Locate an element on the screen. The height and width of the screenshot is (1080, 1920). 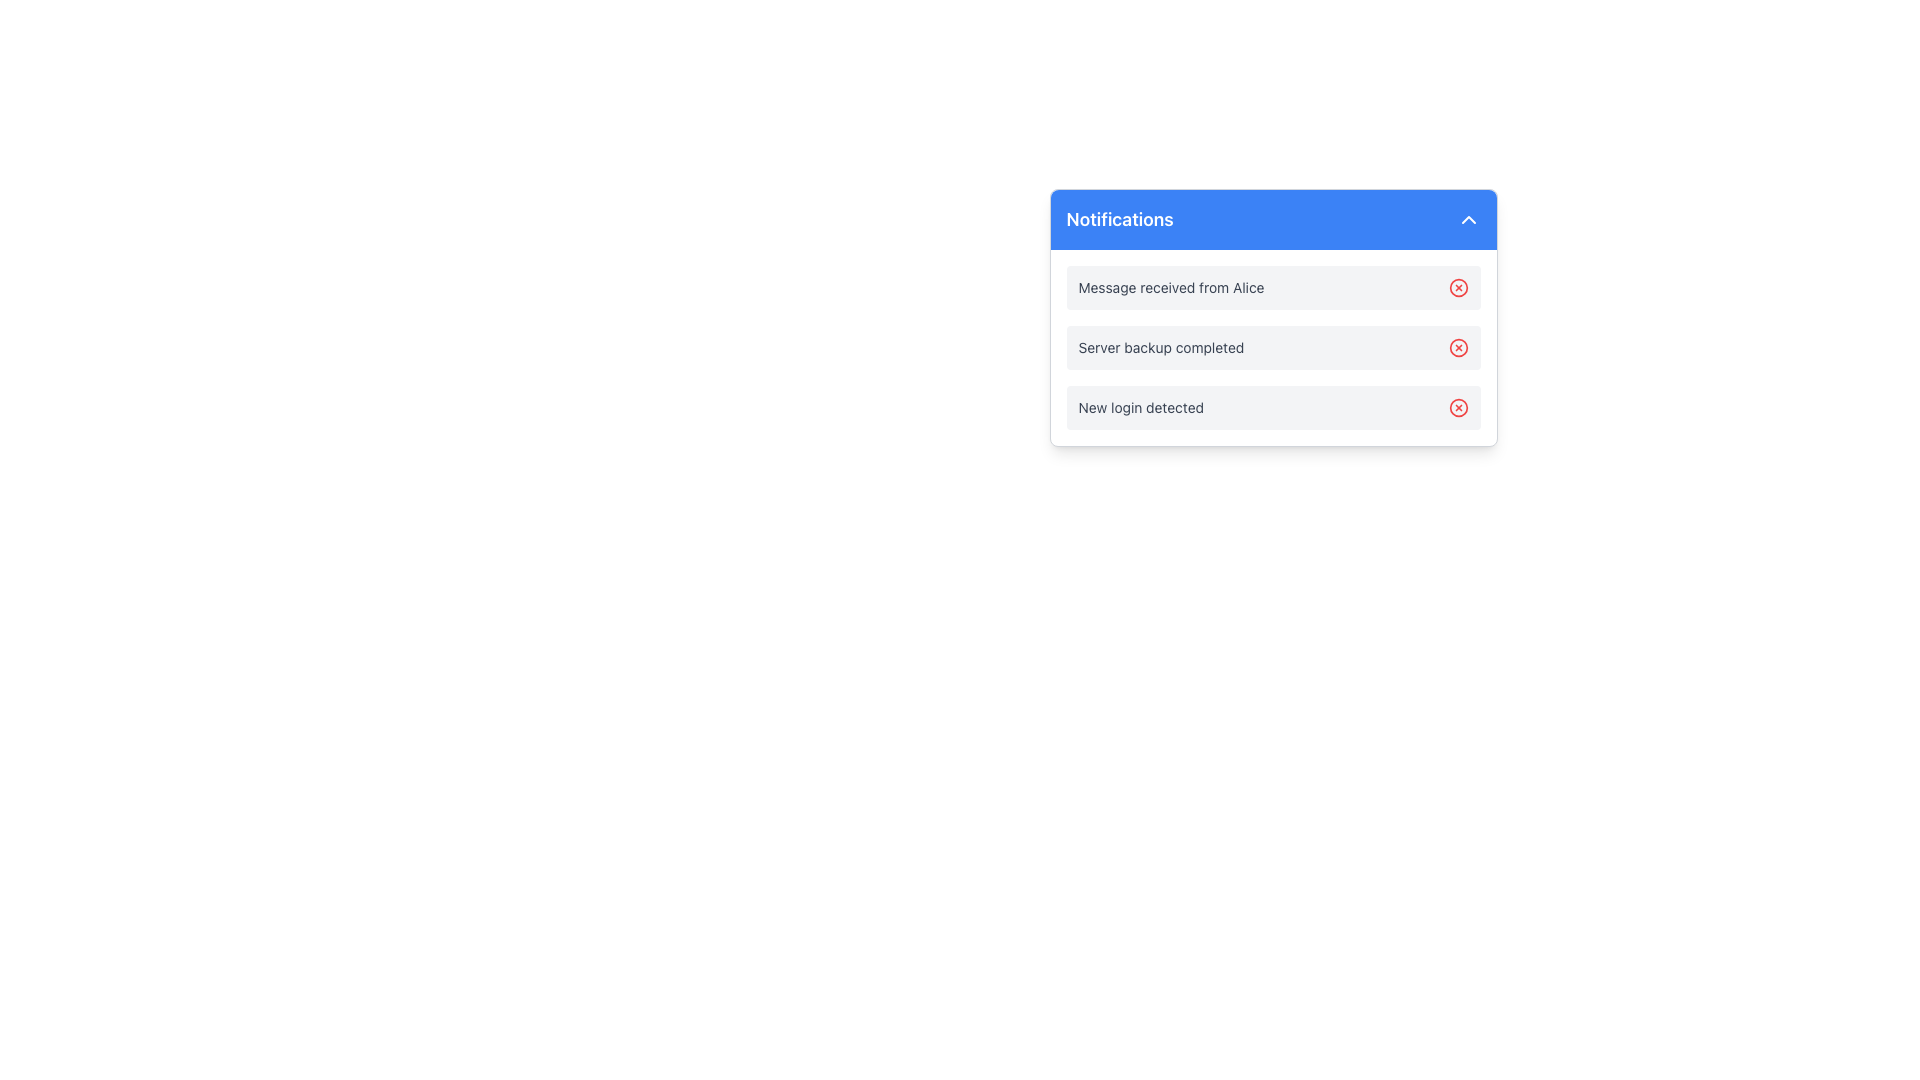
displayed text of the Notifications label, which is a bold and large white text on a blue background located at the left side of the header section is located at coordinates (1120, 219).